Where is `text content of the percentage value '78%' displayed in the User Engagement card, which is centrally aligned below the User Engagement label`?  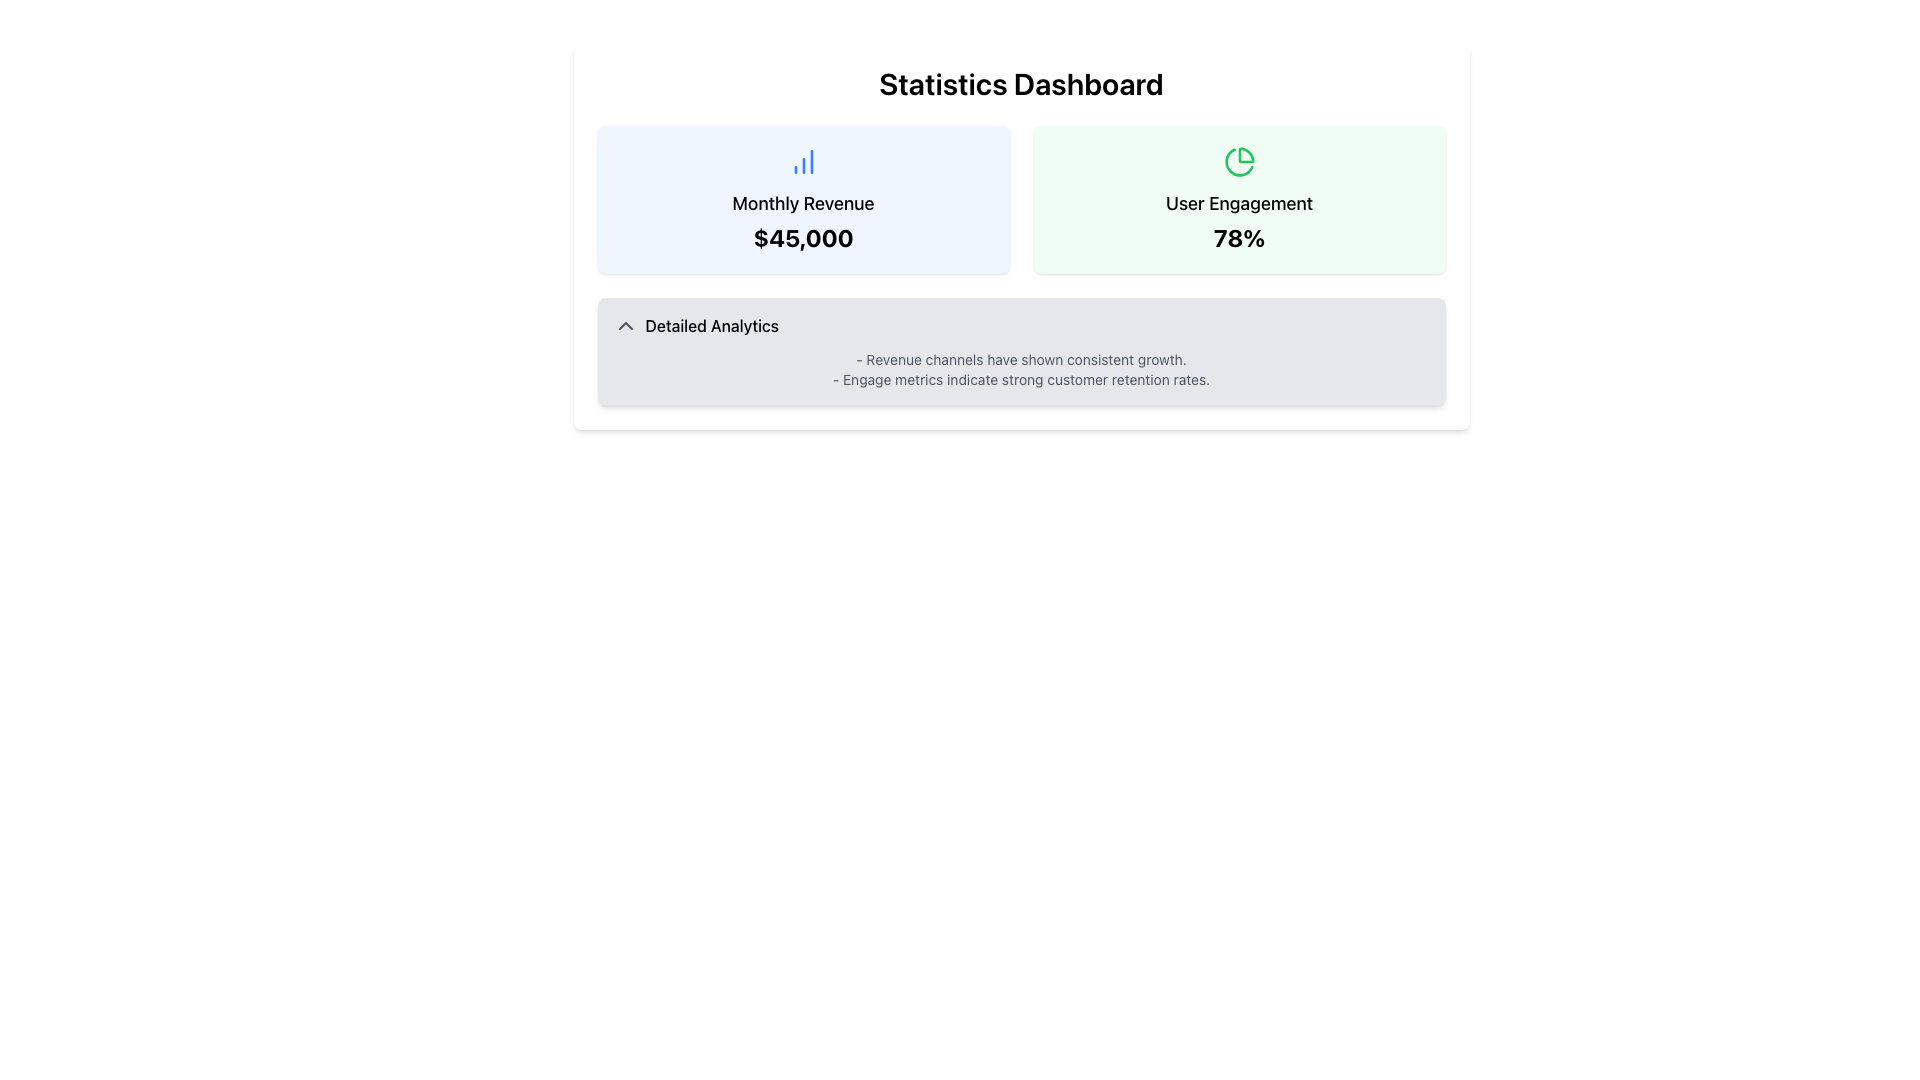 text content of the percentage value '78%' displayed in the User Engagement card, which is centrally aligned below the User Engagement label is located at coordinates (1238, 237).